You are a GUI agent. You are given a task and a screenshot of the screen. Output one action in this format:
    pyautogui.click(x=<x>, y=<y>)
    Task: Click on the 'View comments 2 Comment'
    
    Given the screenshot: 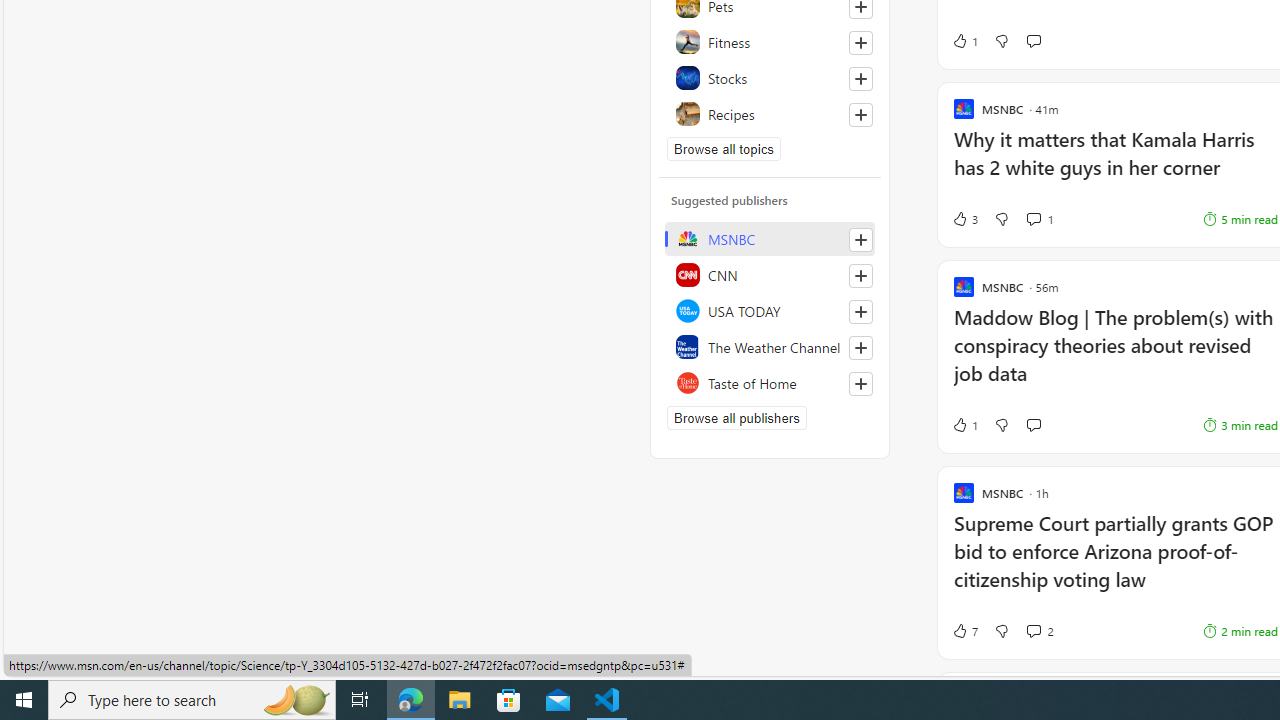 What is the action you would take?
    pyautogui.click(x=1040, y=631)
    